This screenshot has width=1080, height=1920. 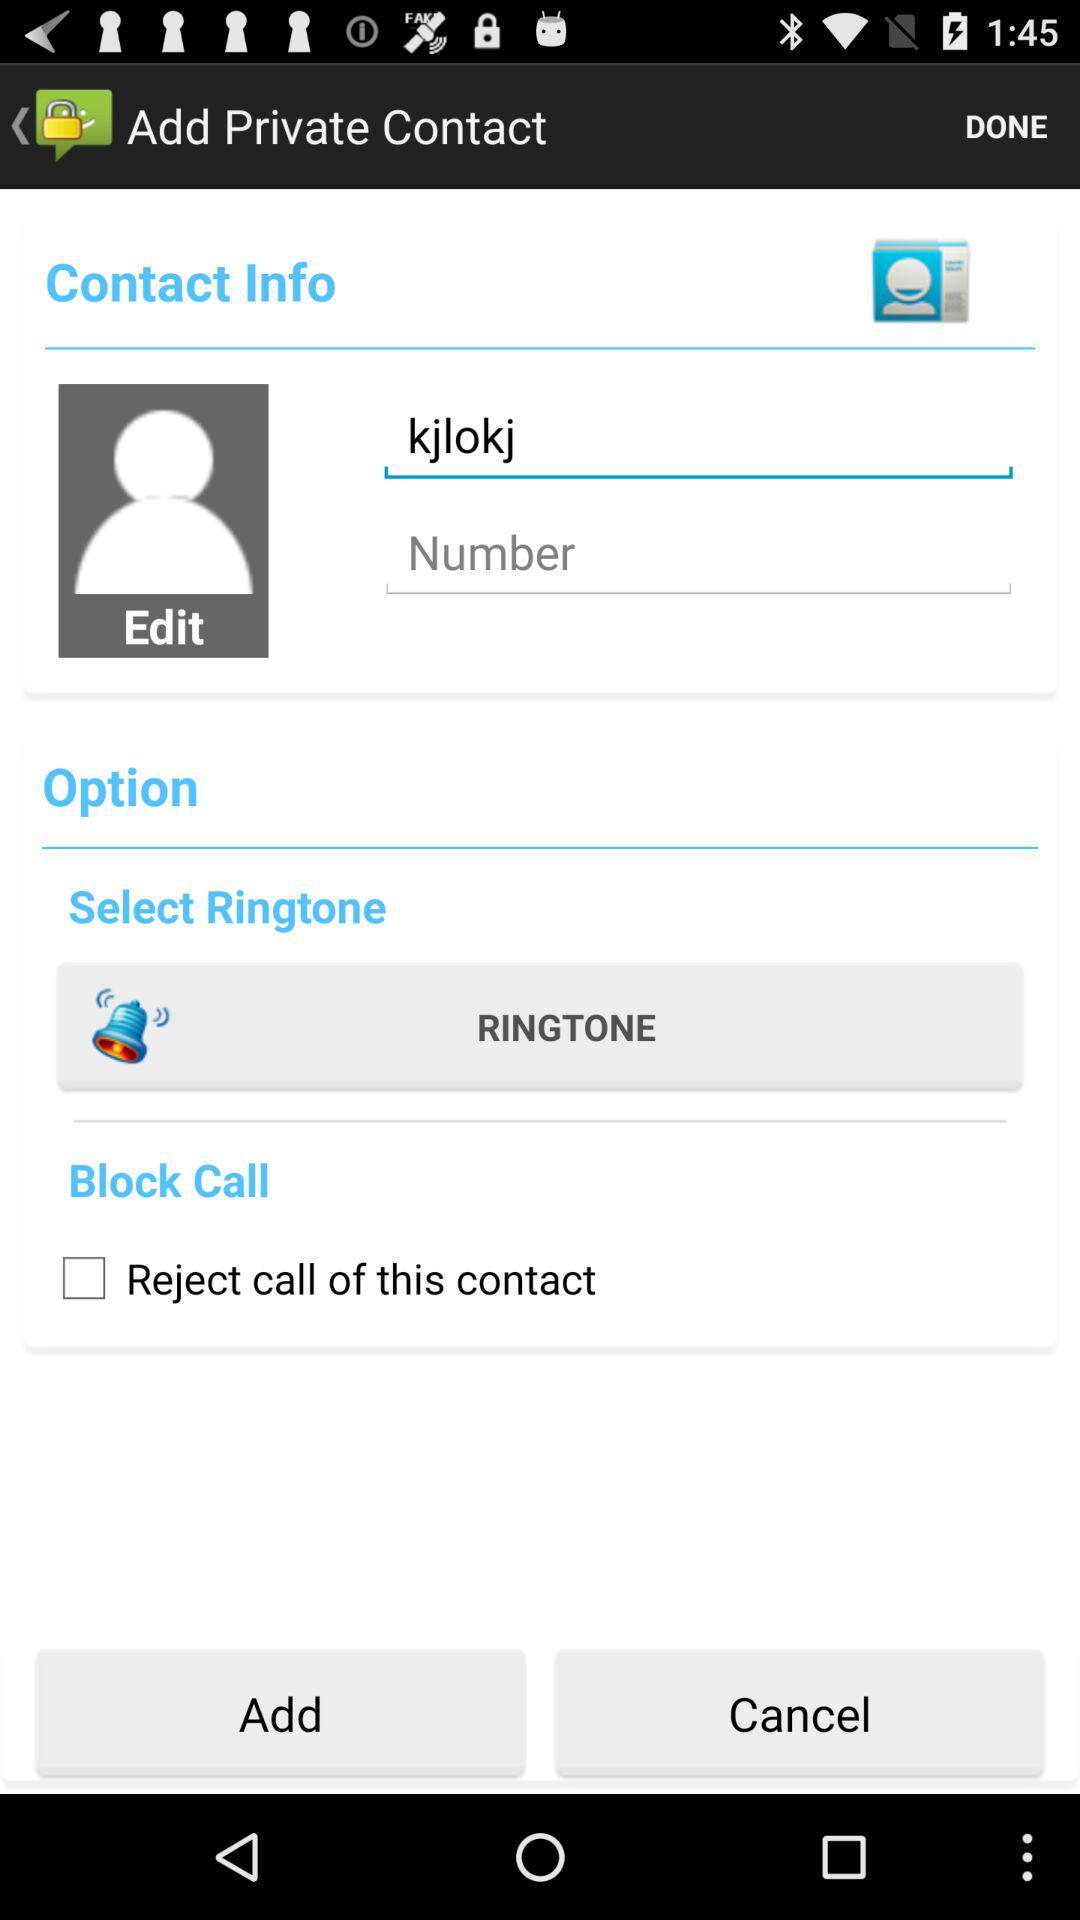 What do you see at coordinates (162, 489) in the screenshot?
I see `profile symbol` at bounding box center [162, 489].